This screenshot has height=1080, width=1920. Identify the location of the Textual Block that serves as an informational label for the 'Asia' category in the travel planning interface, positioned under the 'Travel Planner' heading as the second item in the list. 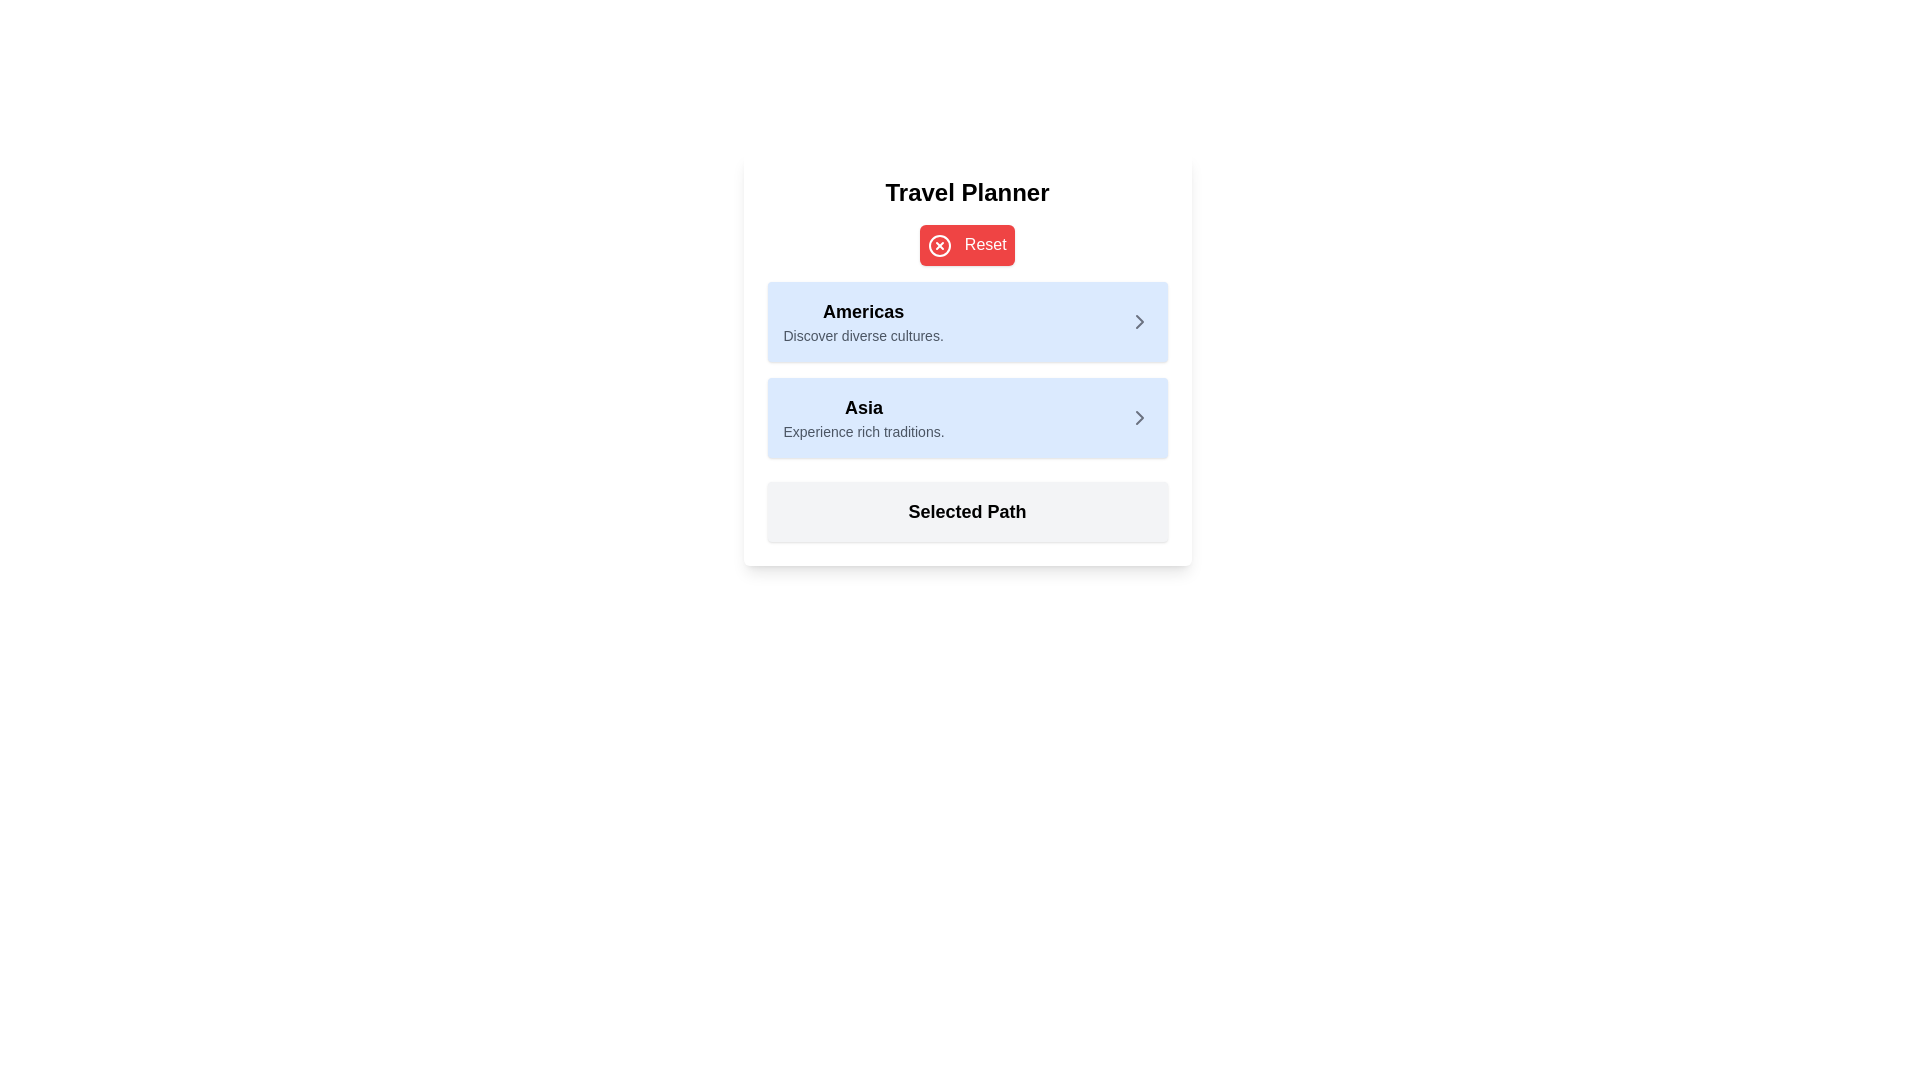
(864, 416).